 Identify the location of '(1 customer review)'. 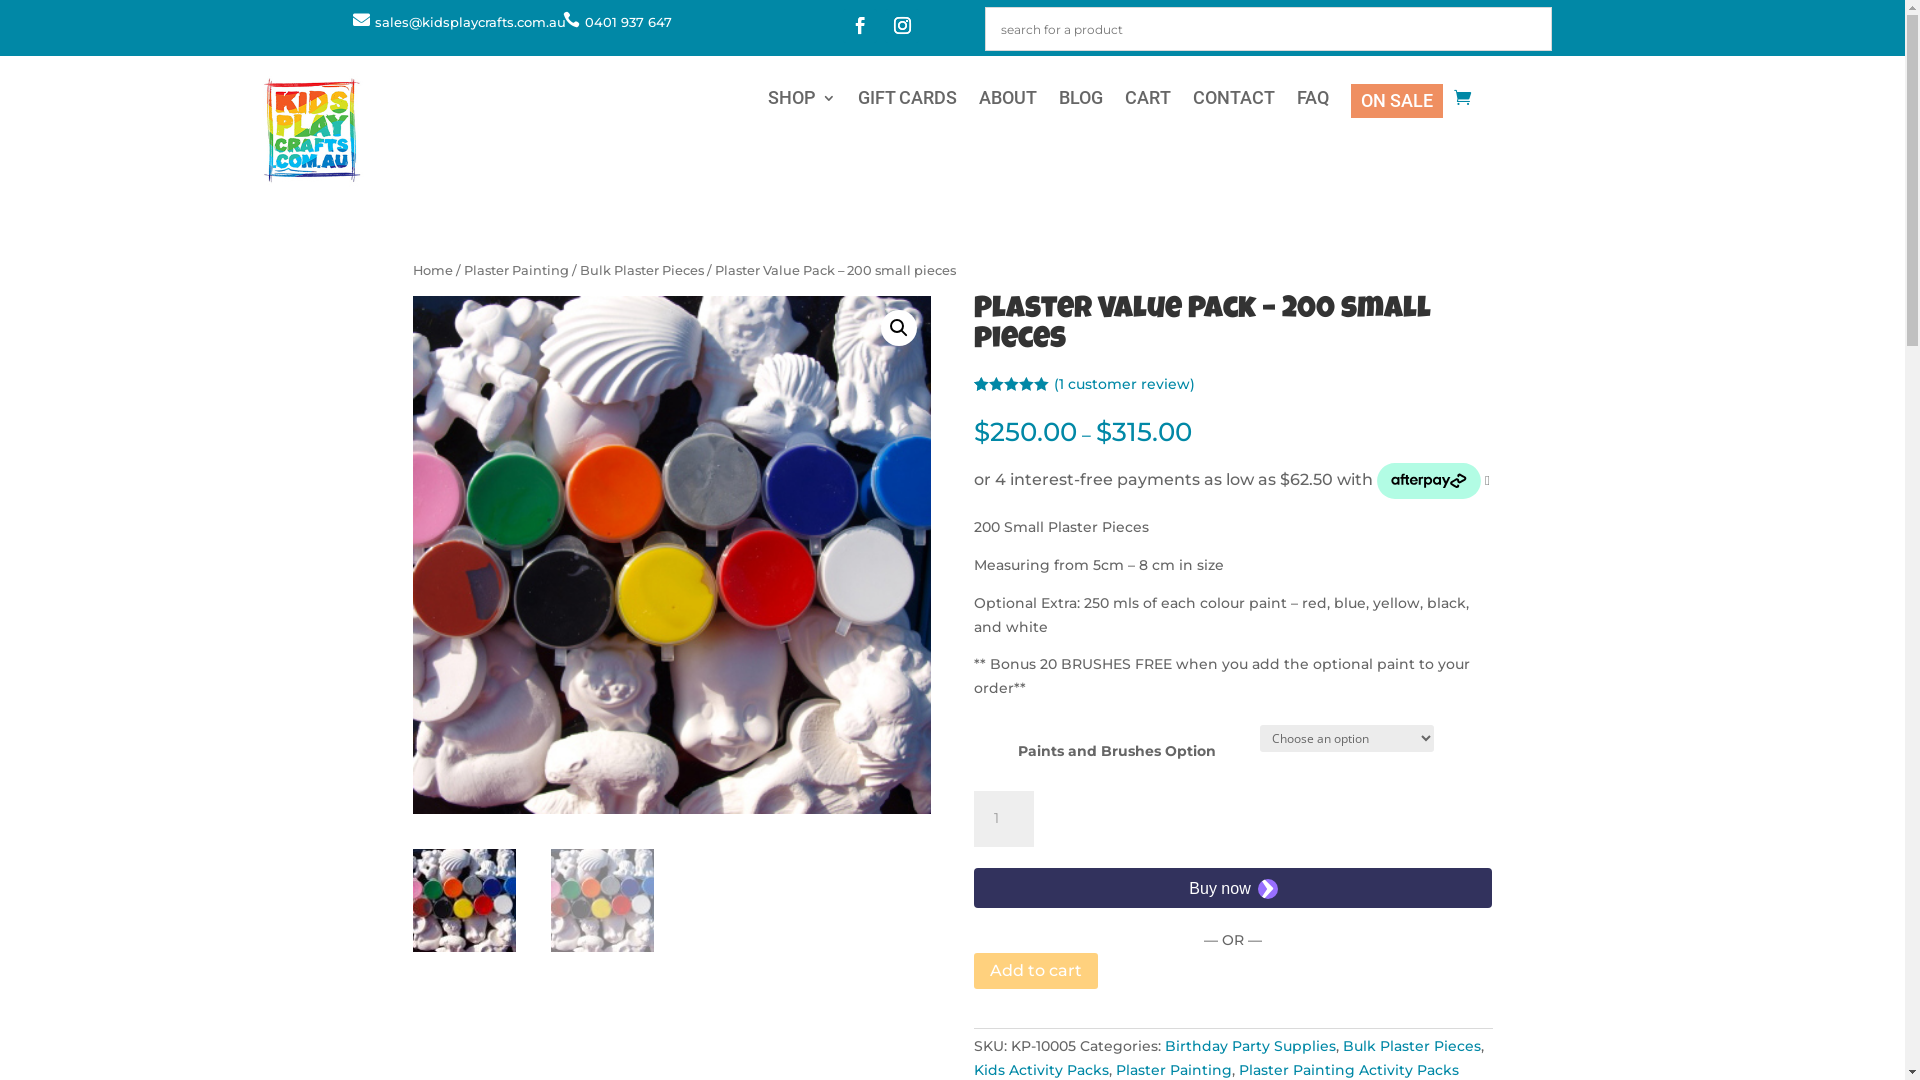
(1053, 384).